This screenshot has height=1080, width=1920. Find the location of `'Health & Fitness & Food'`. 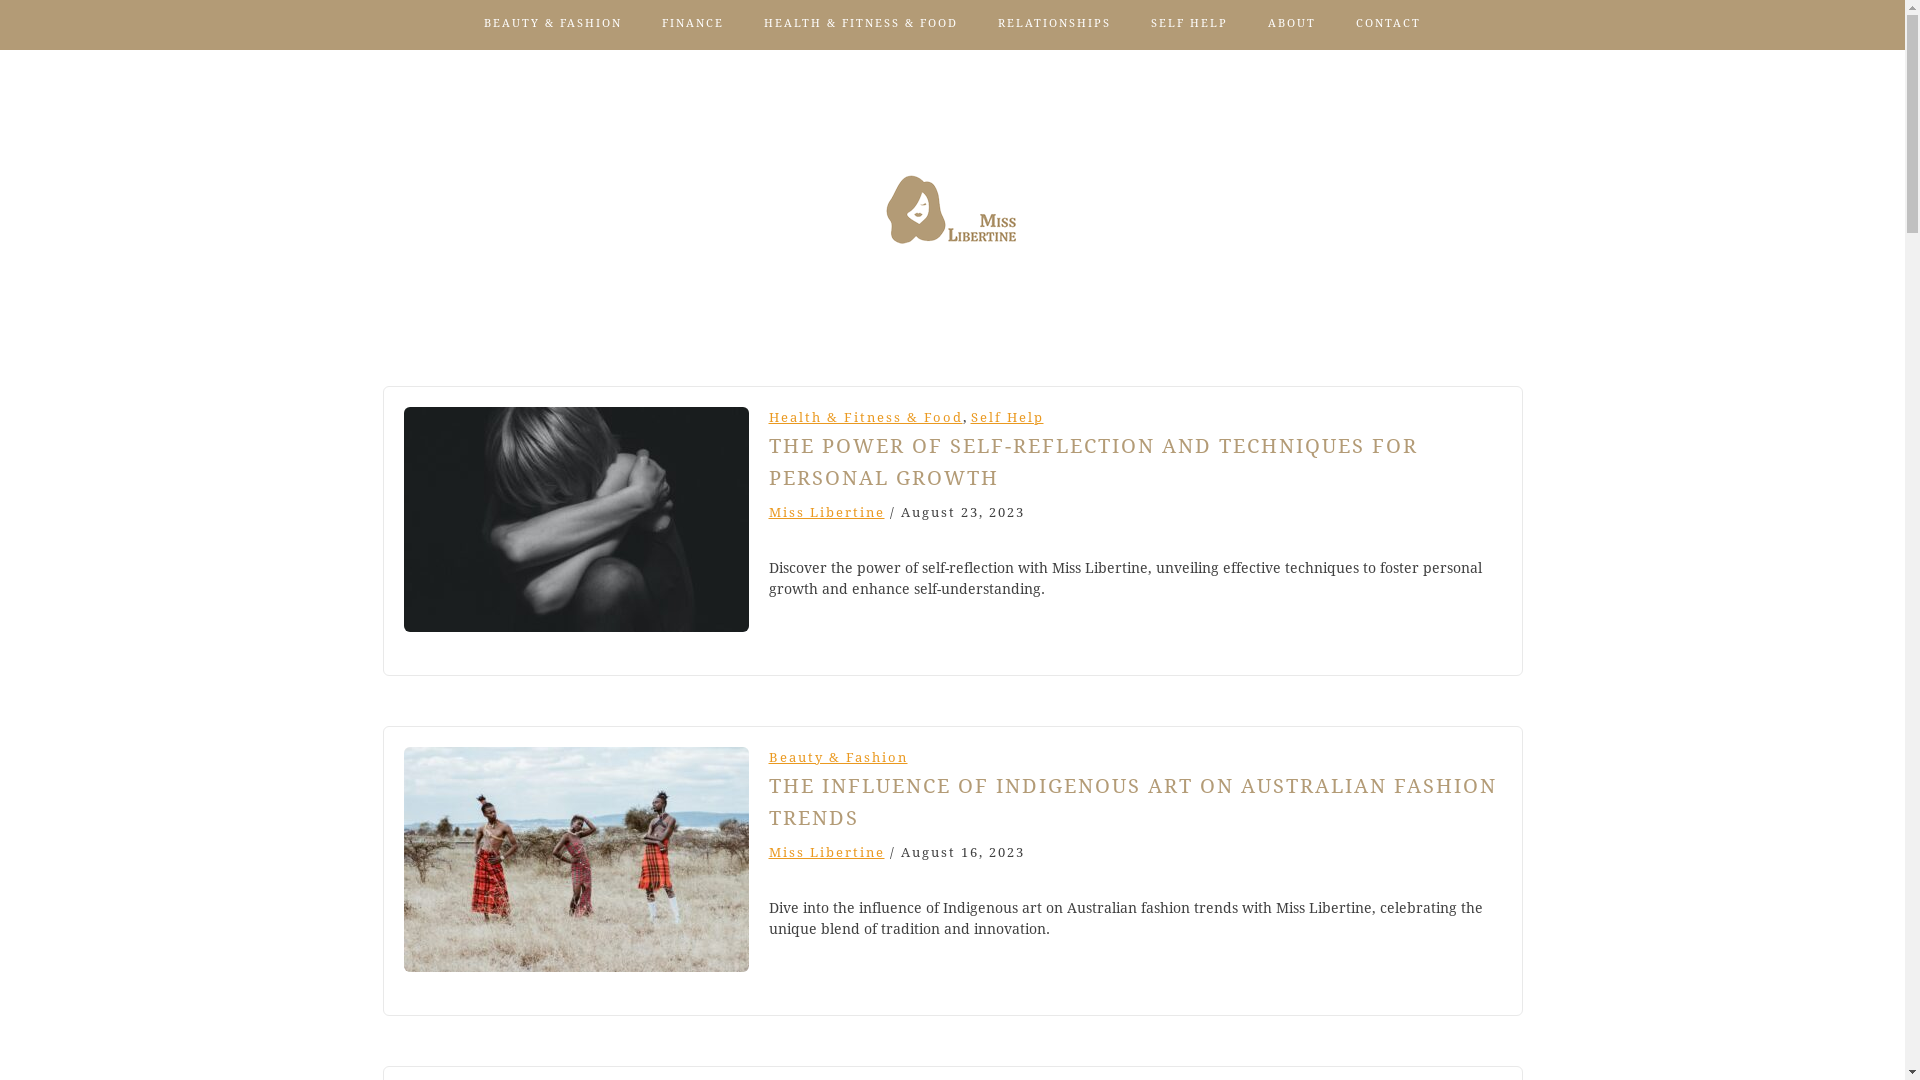

'Health & Fitness & Food' is located at coordinates (864, 416).